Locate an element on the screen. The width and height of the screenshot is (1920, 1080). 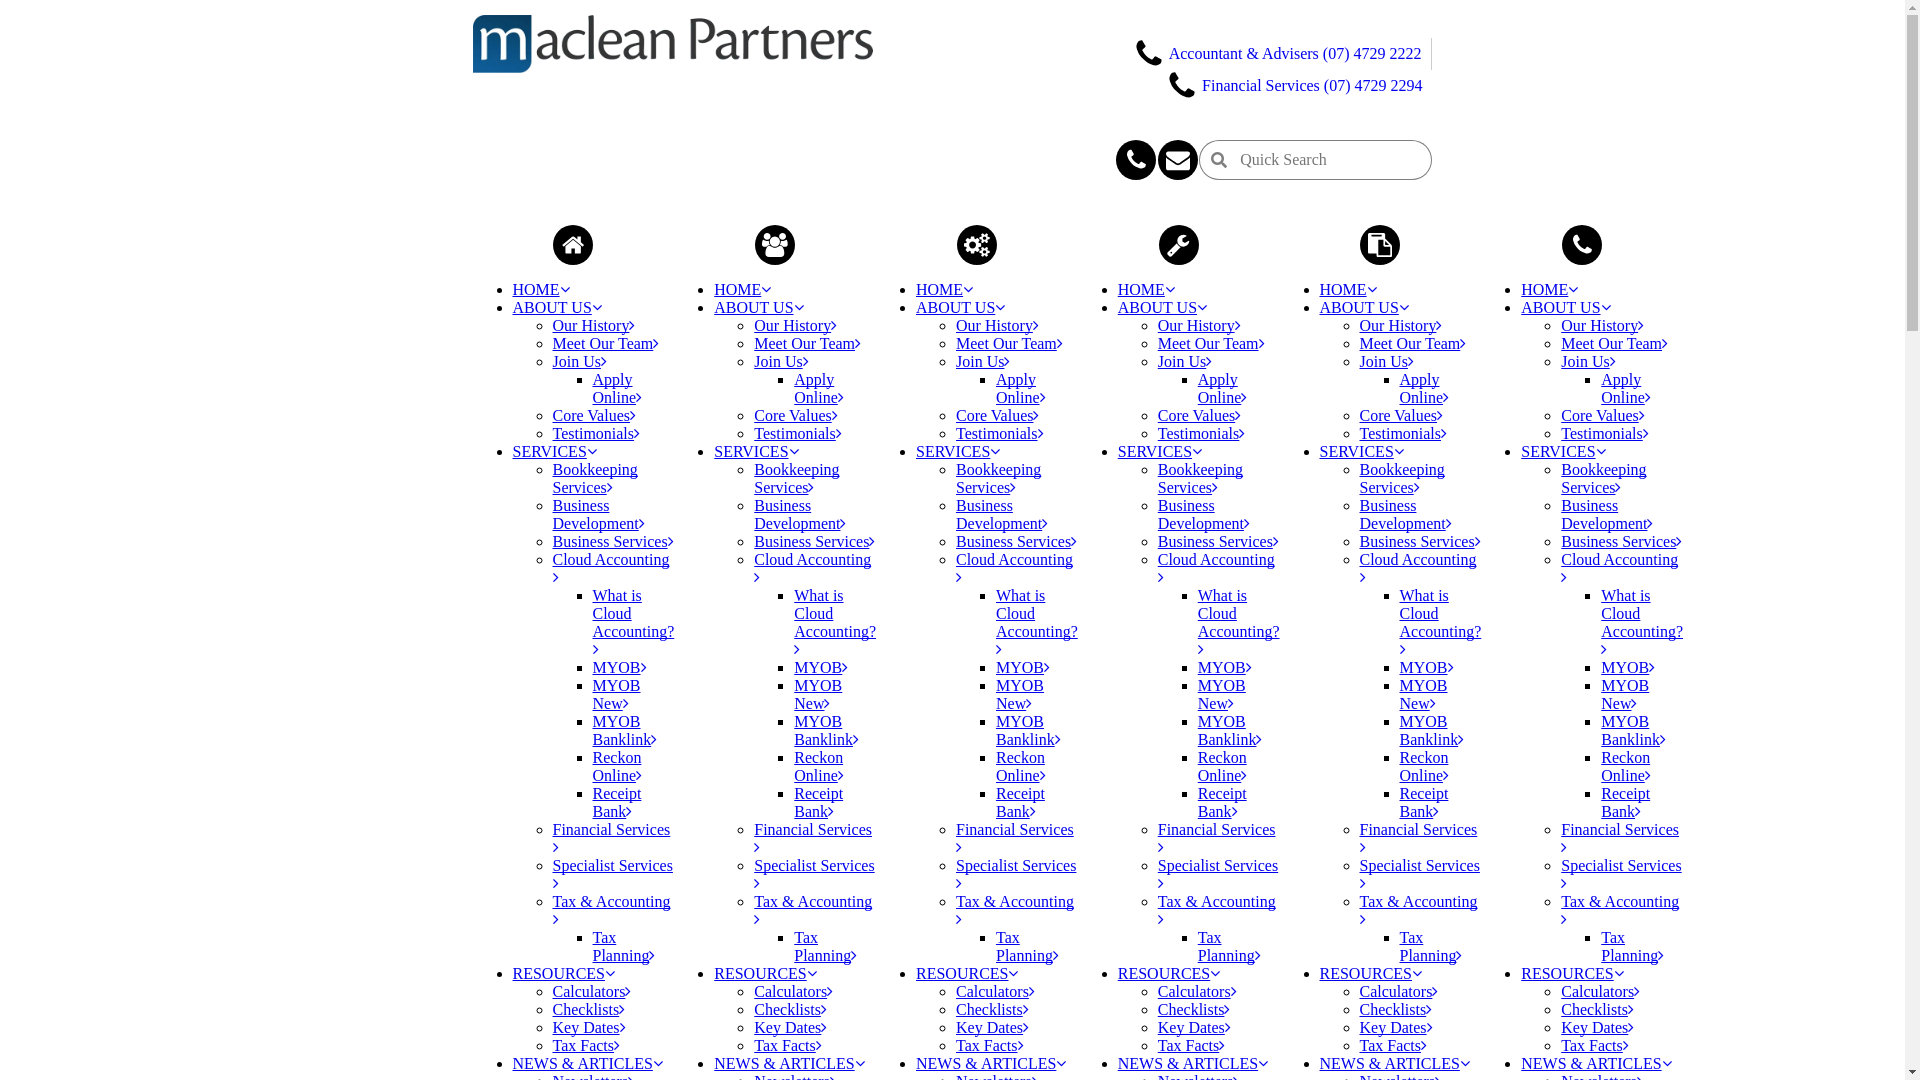
'Financial Services' is located at coordinates (609, 838).